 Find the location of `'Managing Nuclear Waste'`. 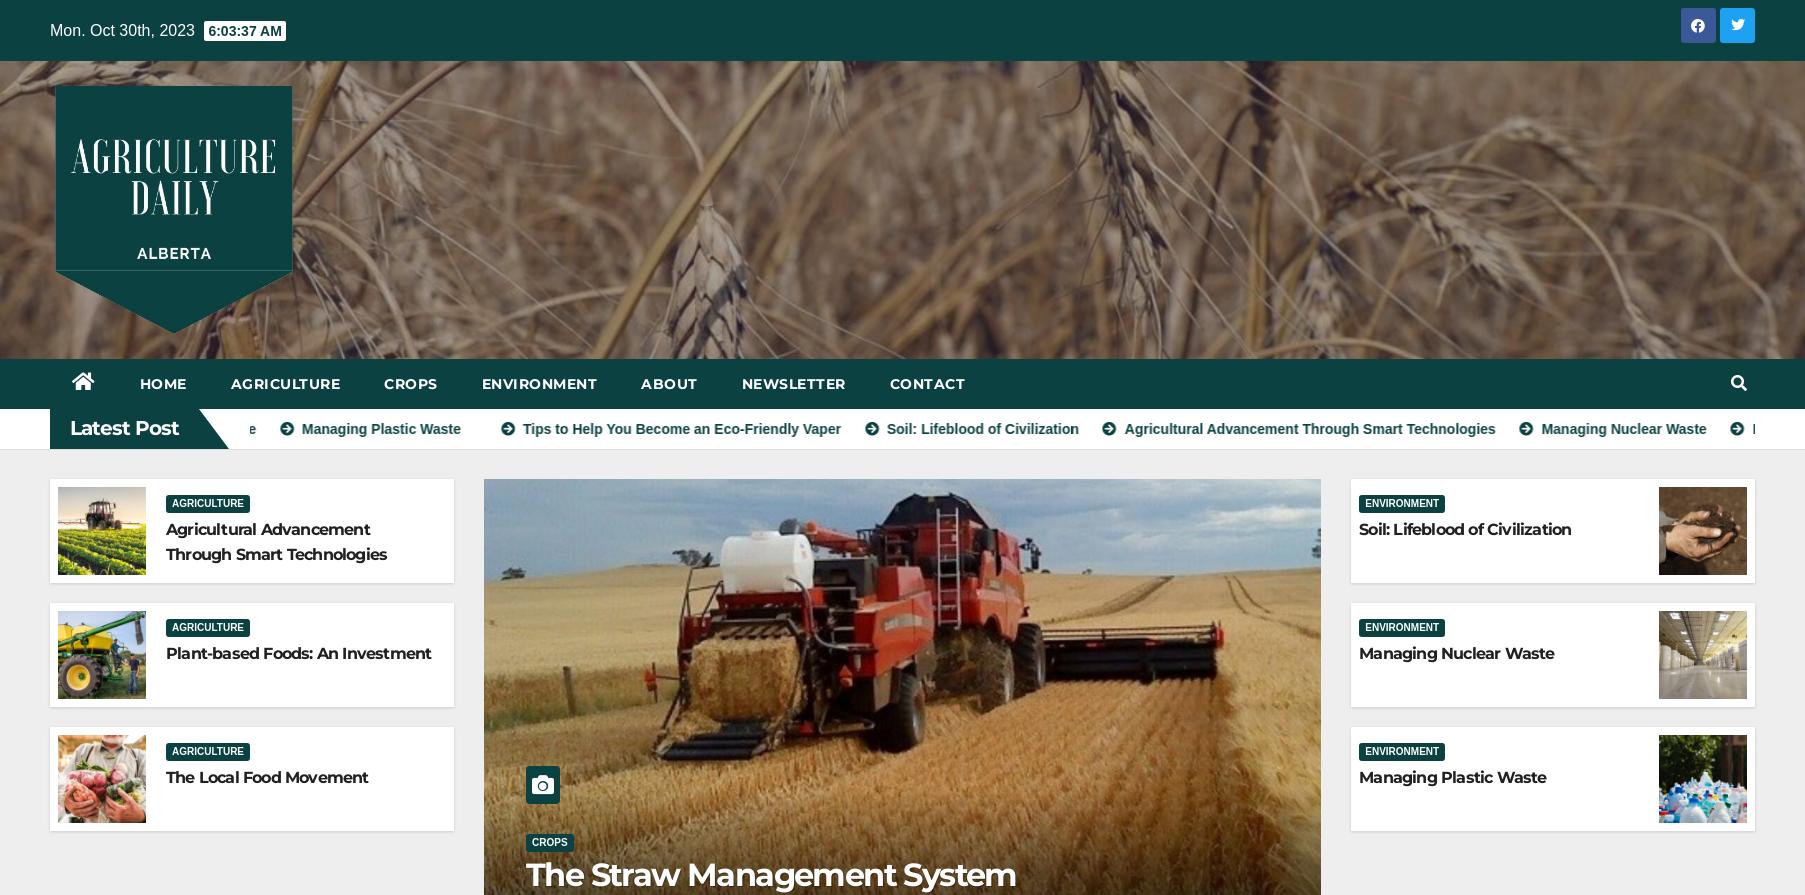

'Managing Nuclear Waste' is located at coordinates (1455, 651).